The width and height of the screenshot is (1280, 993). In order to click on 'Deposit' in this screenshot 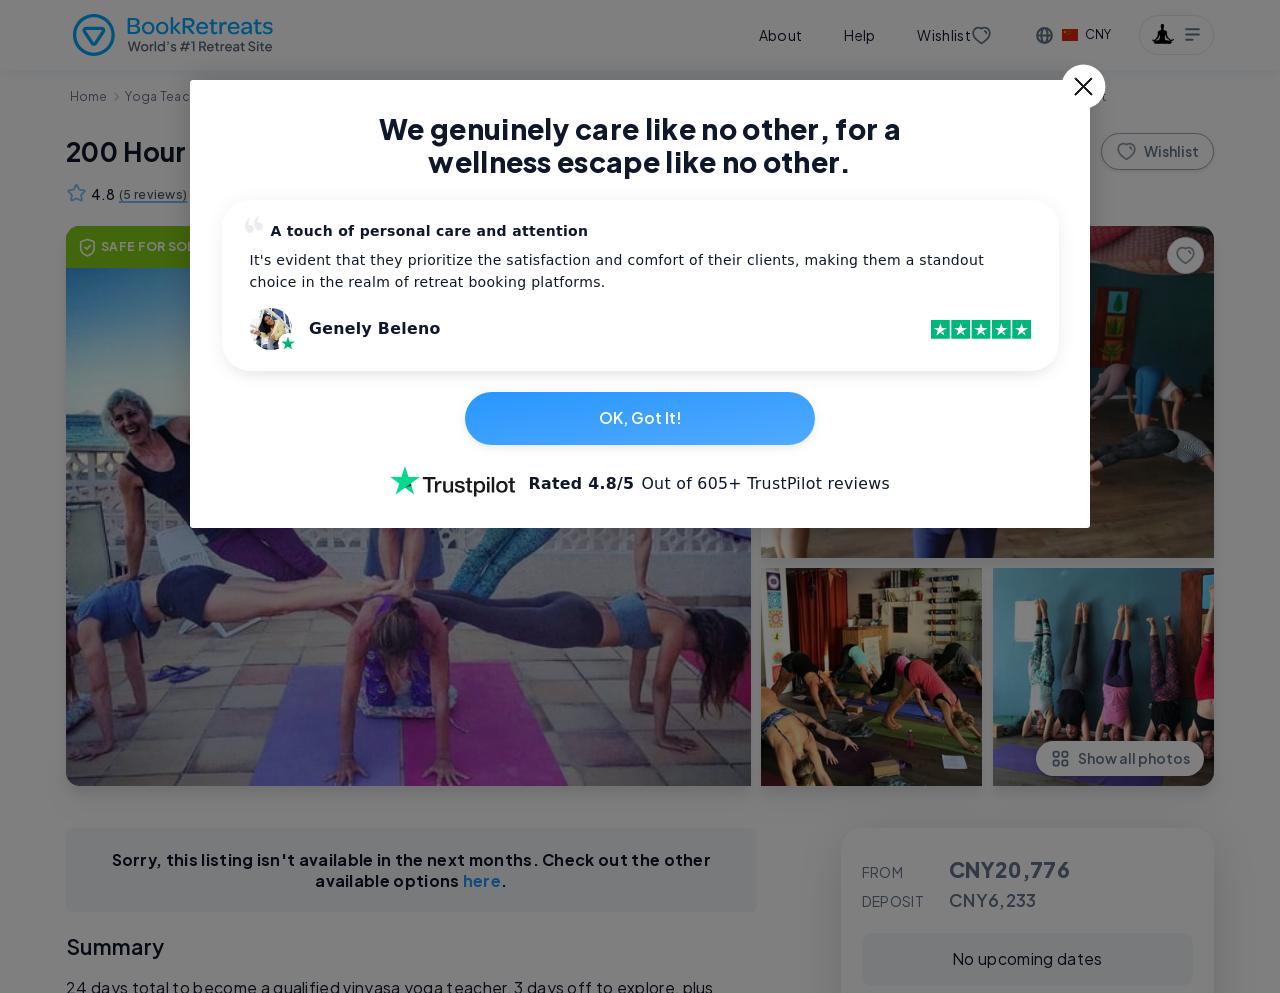, I will do `click(891, 899)`.